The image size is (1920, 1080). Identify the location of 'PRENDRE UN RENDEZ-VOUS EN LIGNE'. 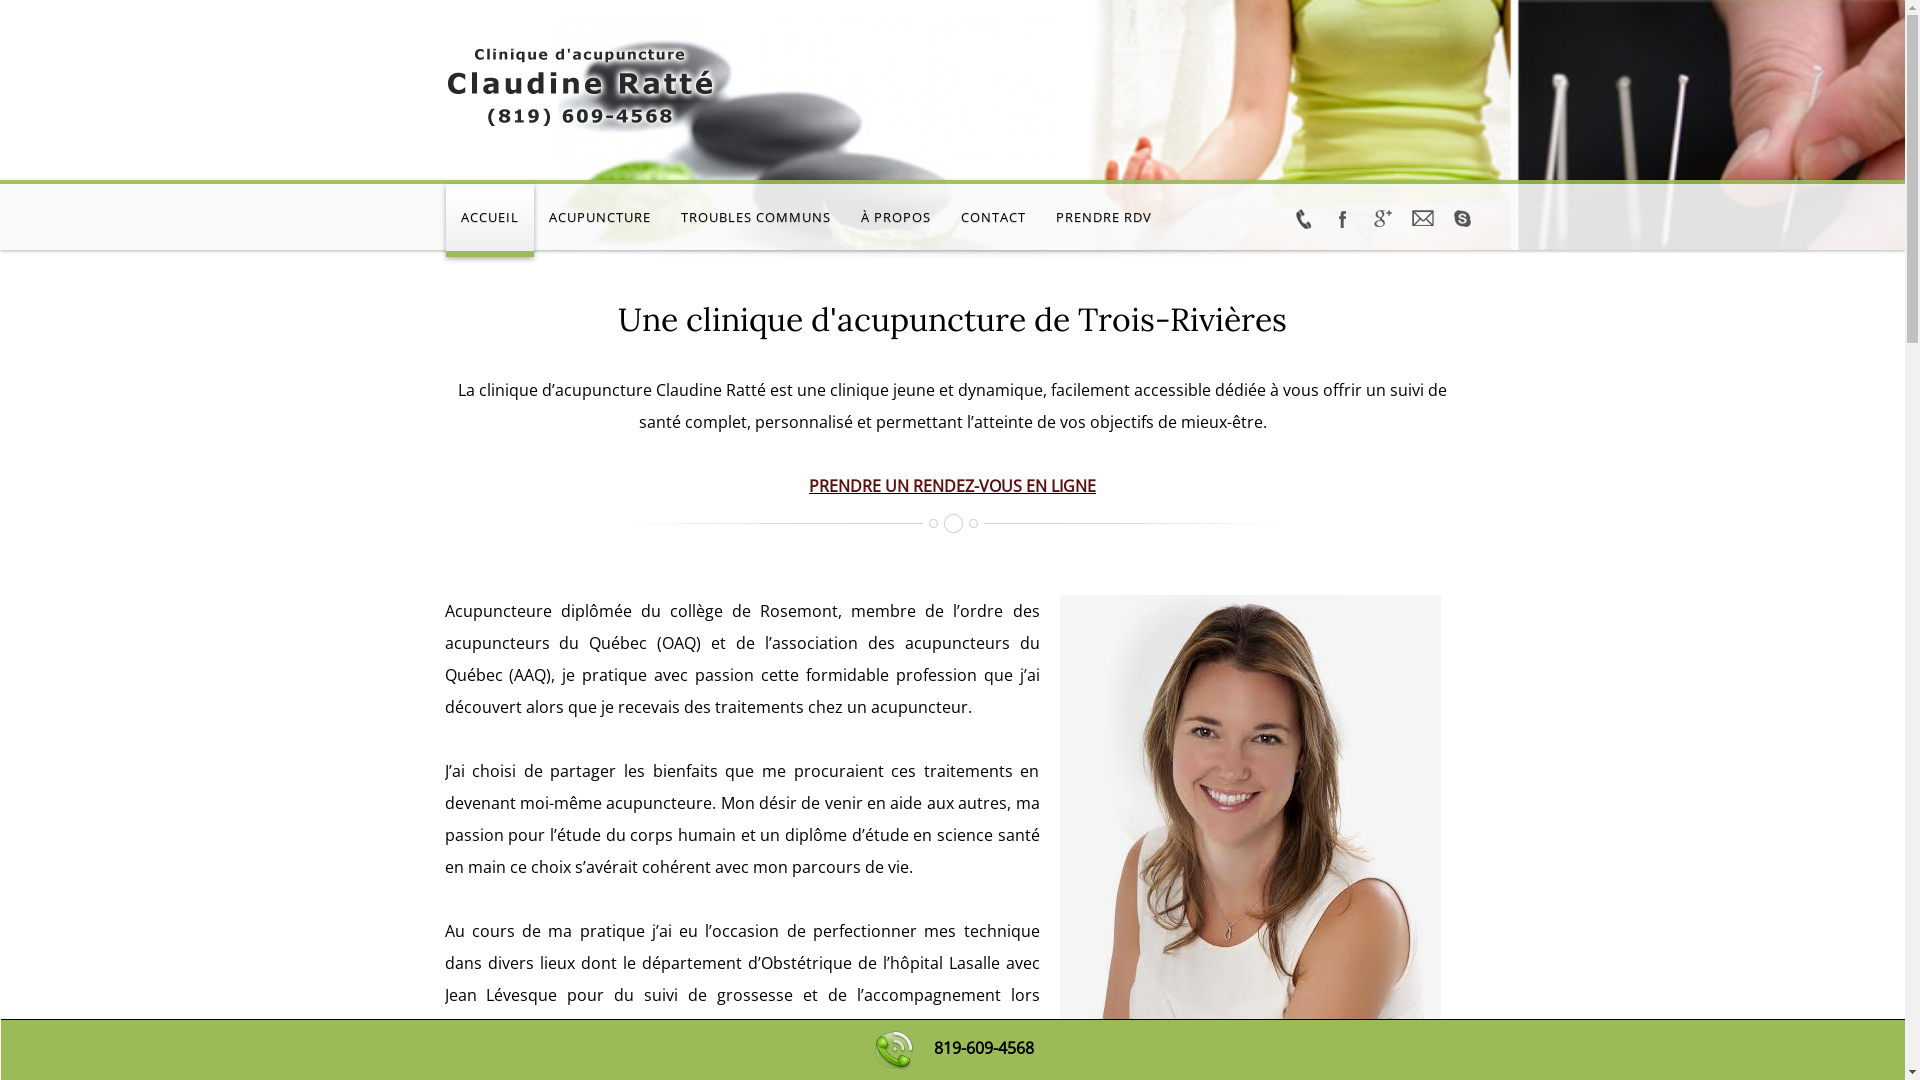
(951, 486).